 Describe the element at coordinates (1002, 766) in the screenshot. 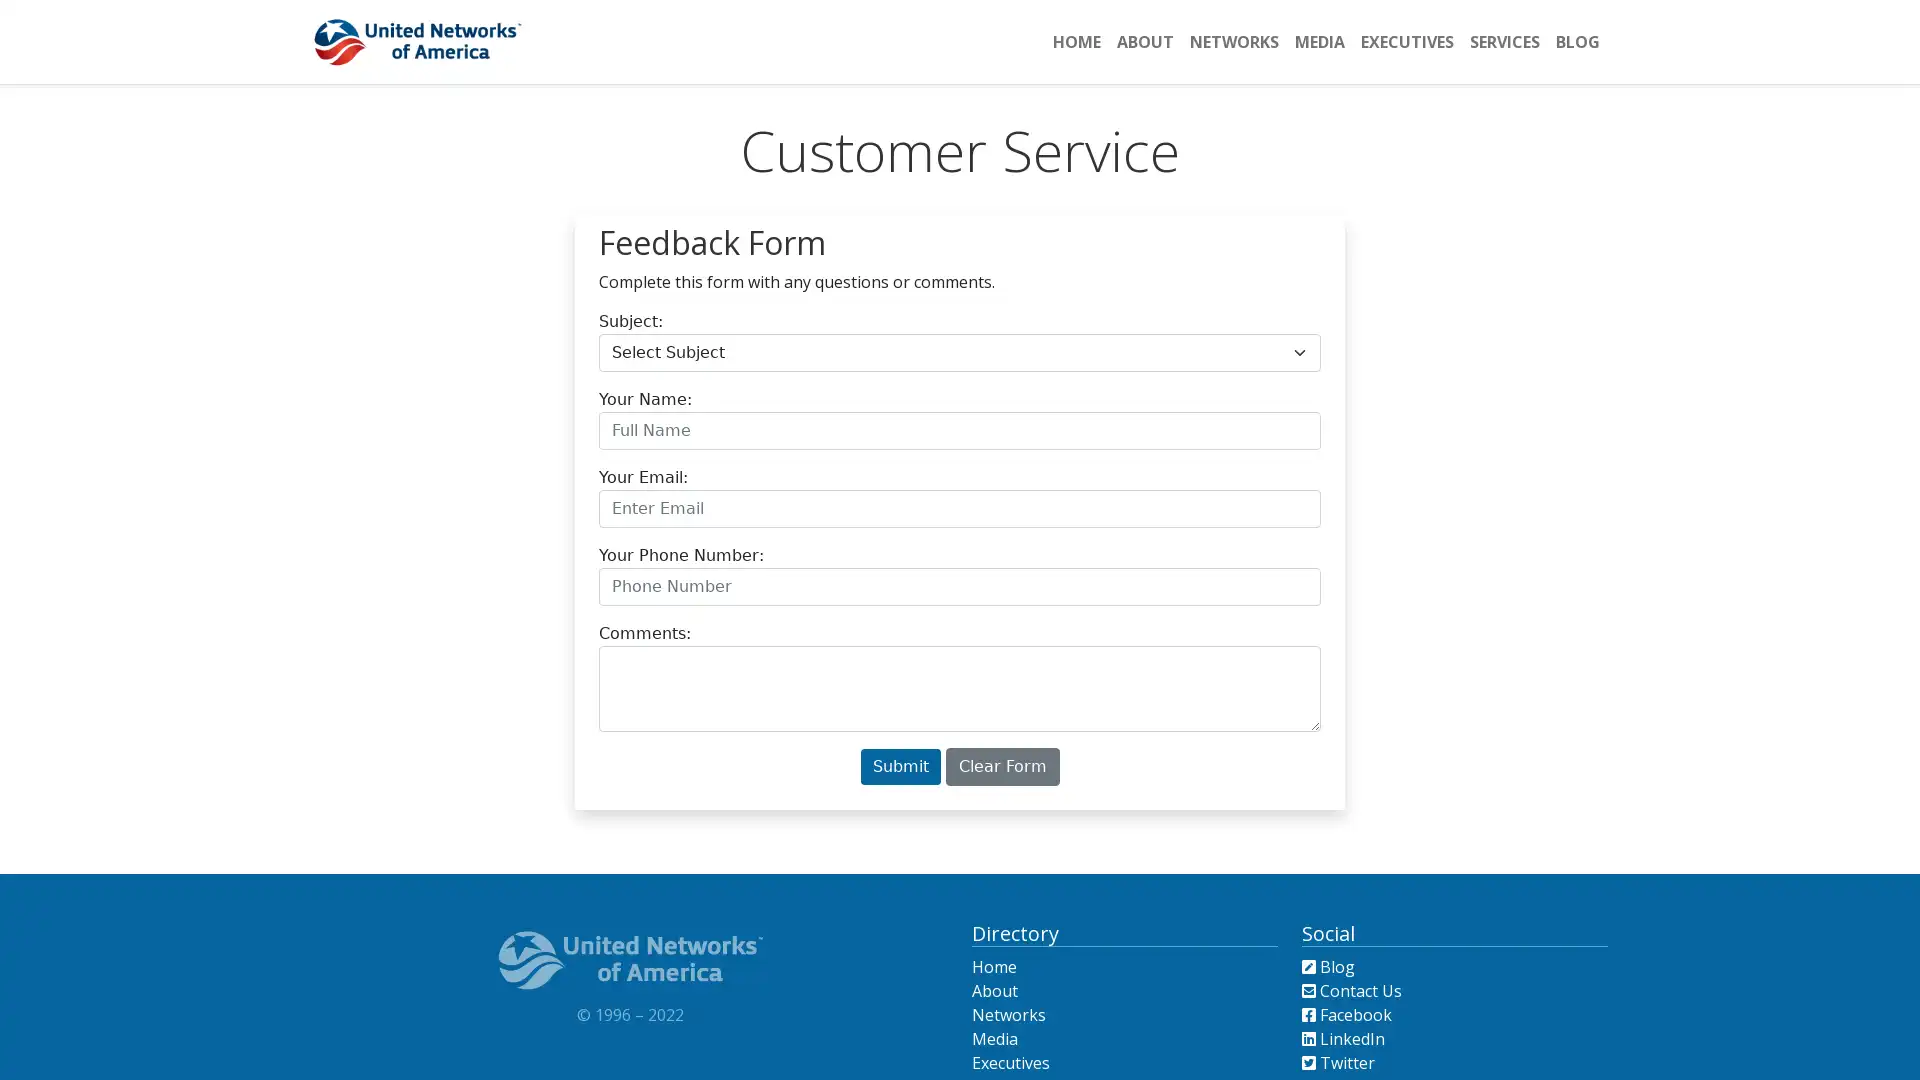

I see `Clear Form` at that location.